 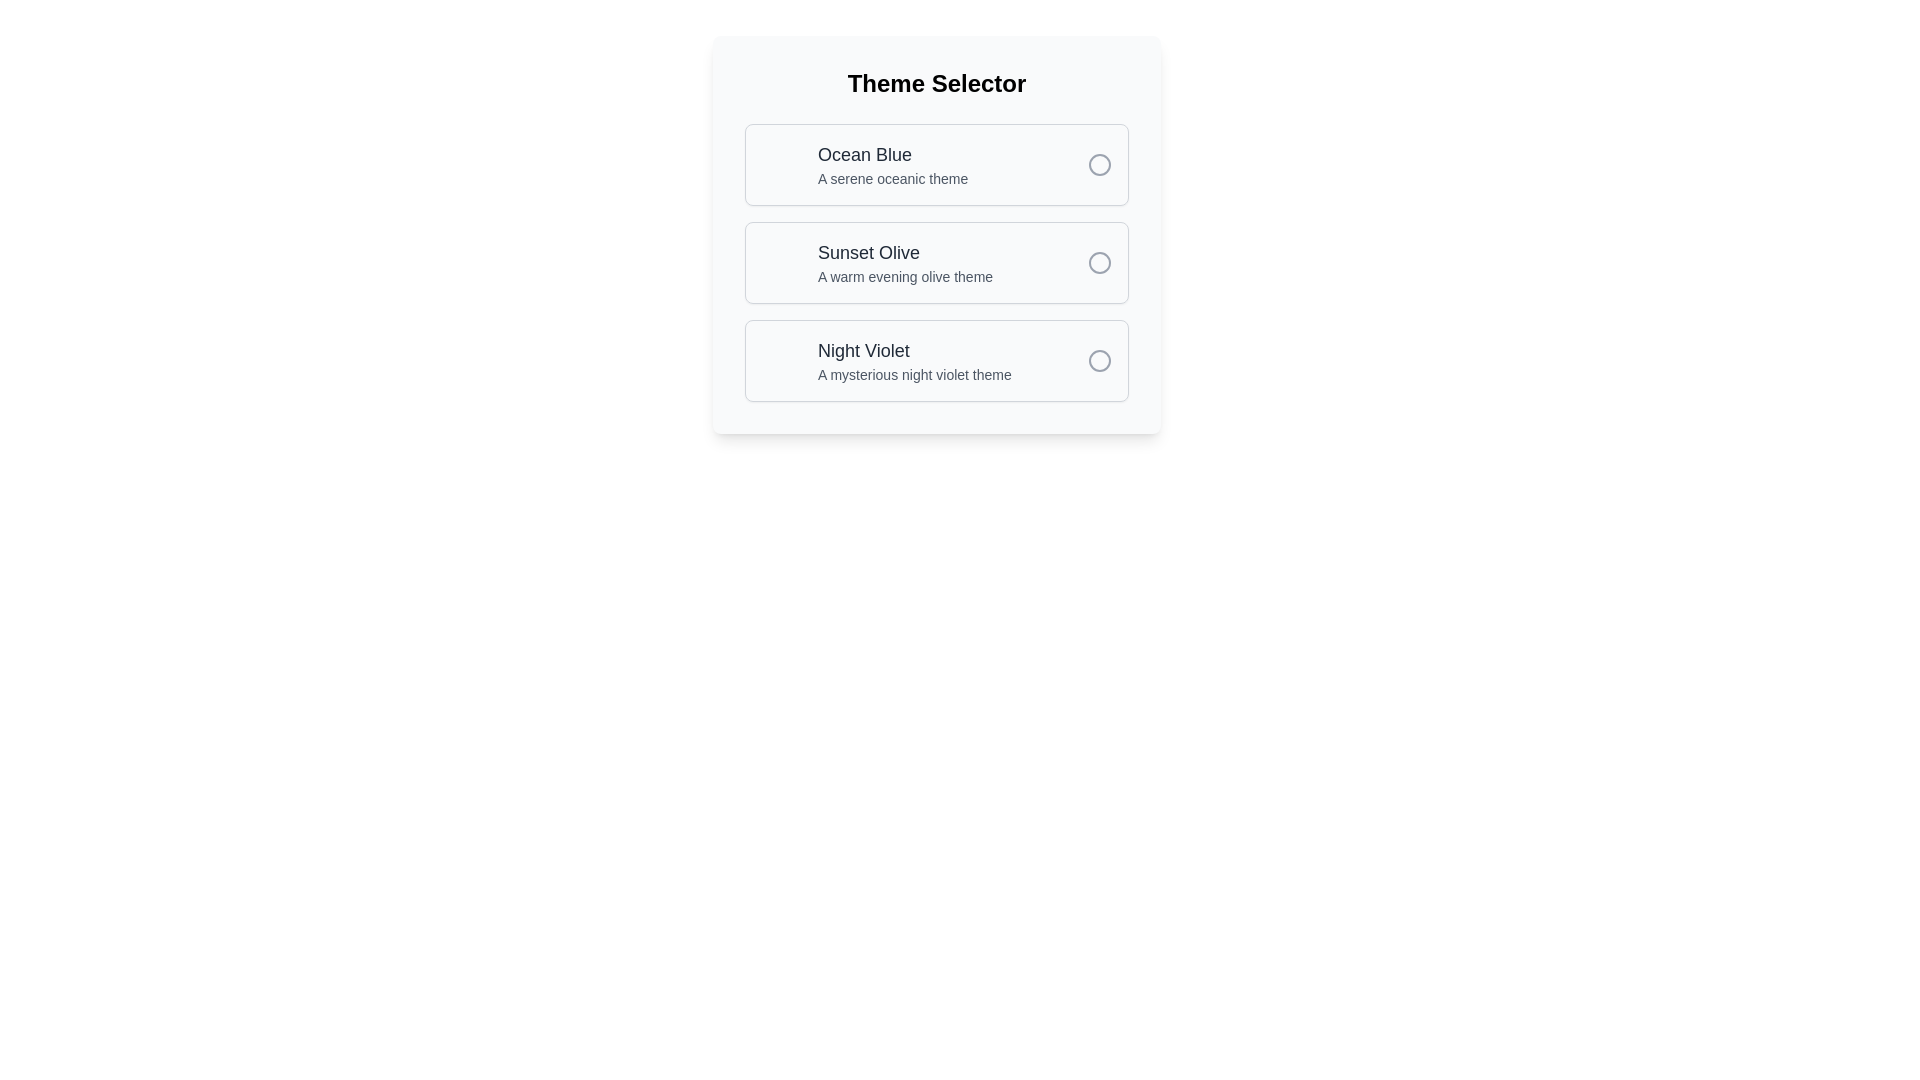 What do you see at coordinates (781, 361) in the screenshot?
I see `the purple circular icon located on the left side of the 'Night Violet' section in the 'Theme Selector' interface` at bounding box center [781, 361].